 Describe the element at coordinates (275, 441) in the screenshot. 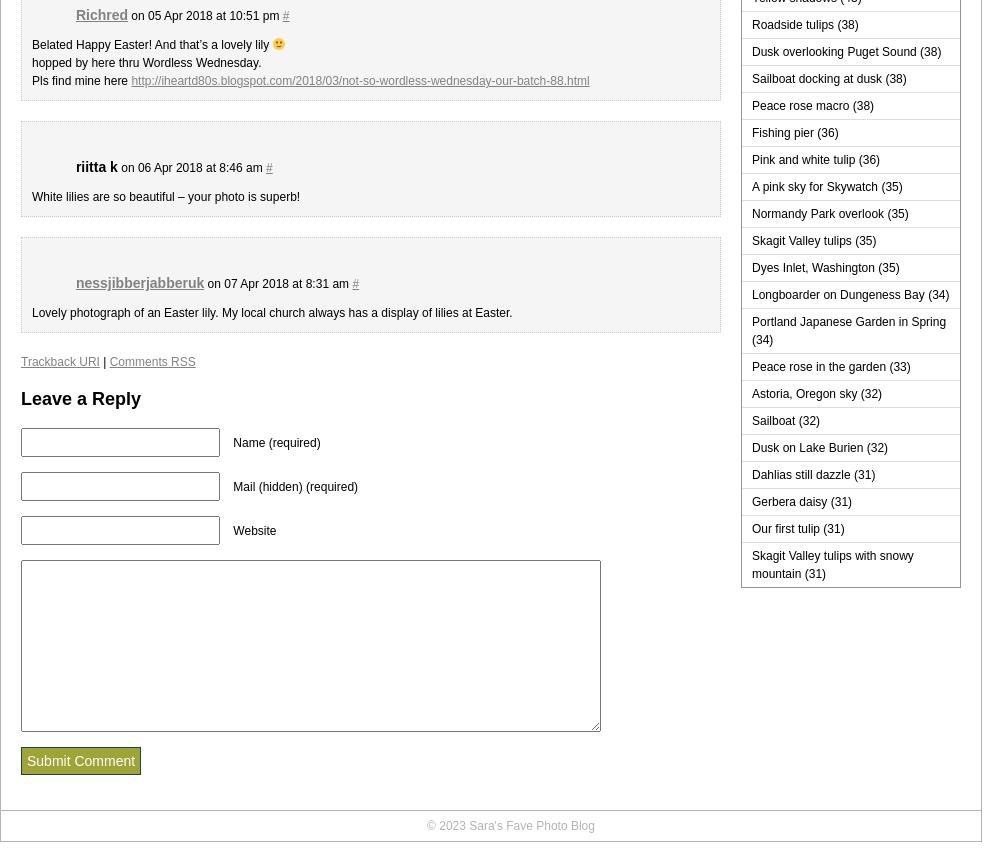

I see `'Name (required)'` at that location.